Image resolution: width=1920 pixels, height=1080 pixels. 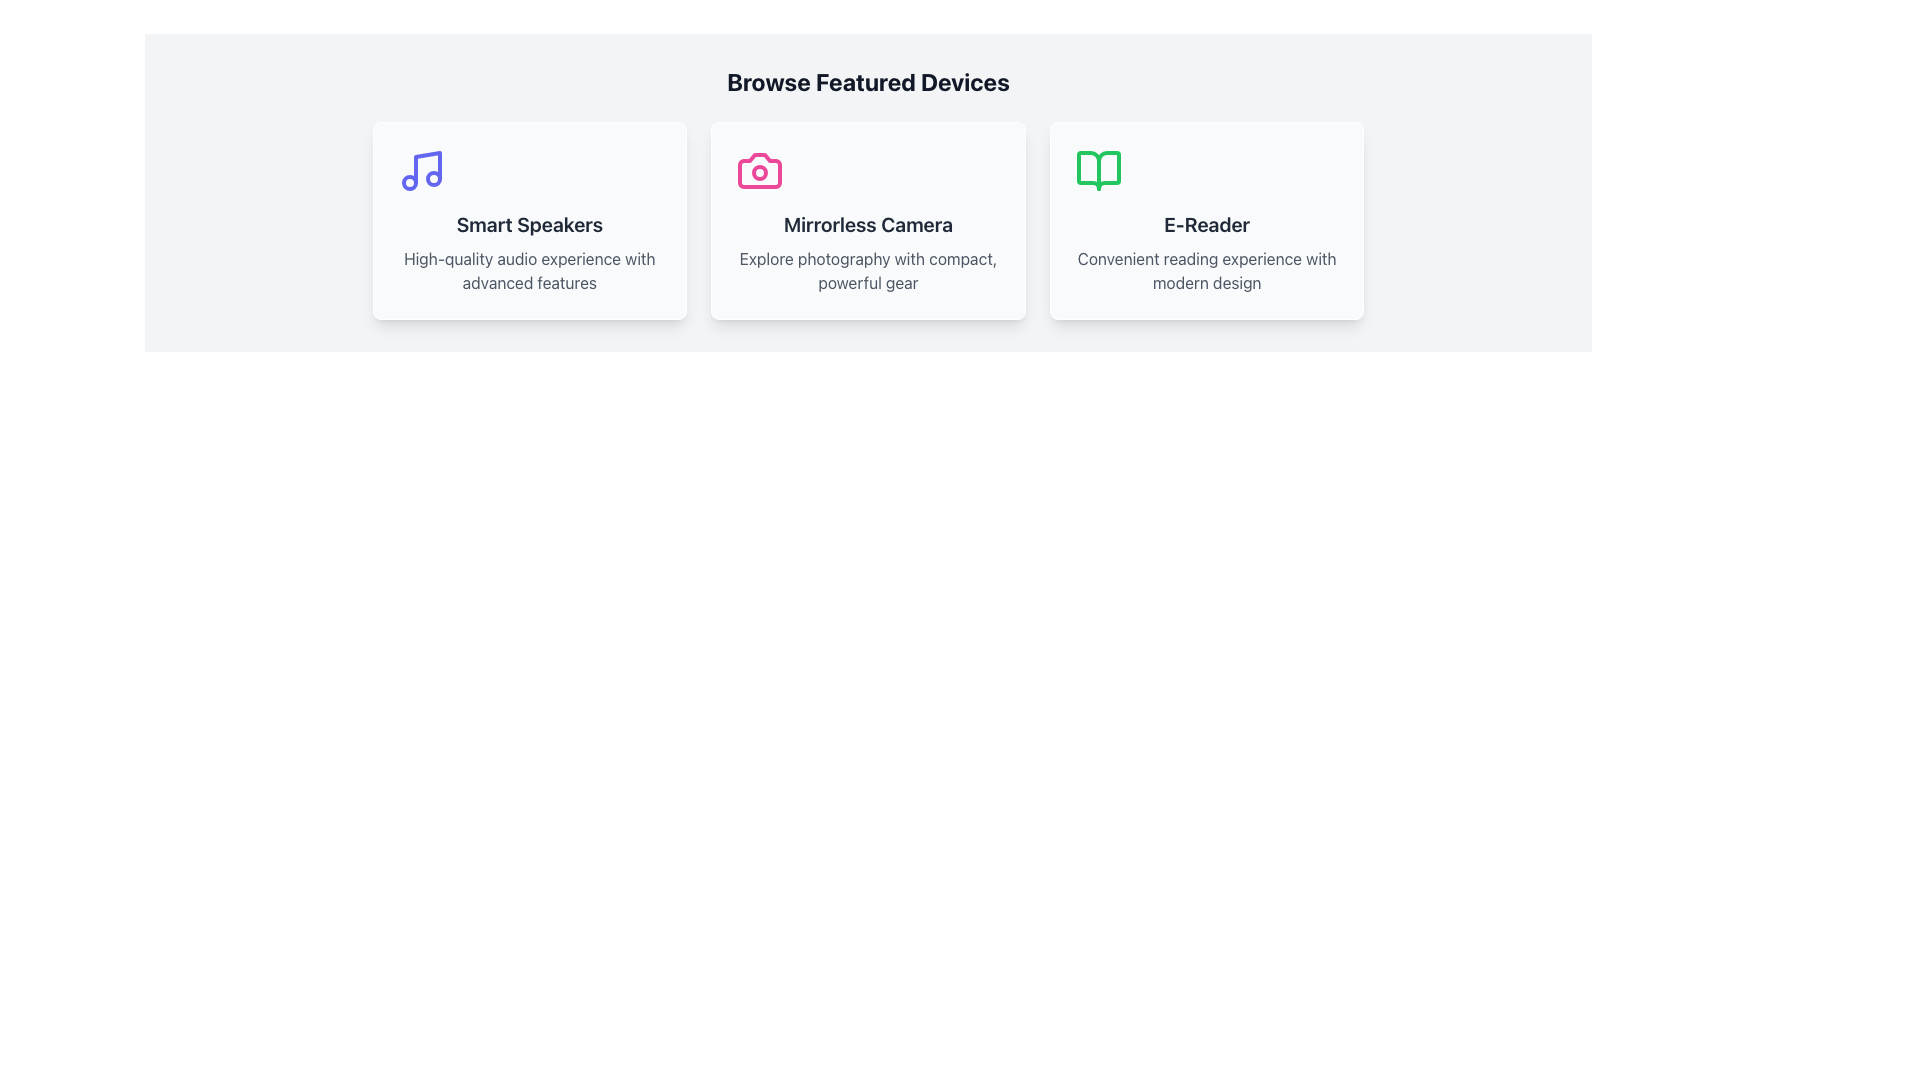 What do you see at coordinates (1097, 169) in the screenshot?
I see `the e-reading icon located in the 'E-Reader' card, which is the second card from the right under 'Browse Featured Devices'` at bounding box center [1097, 169].